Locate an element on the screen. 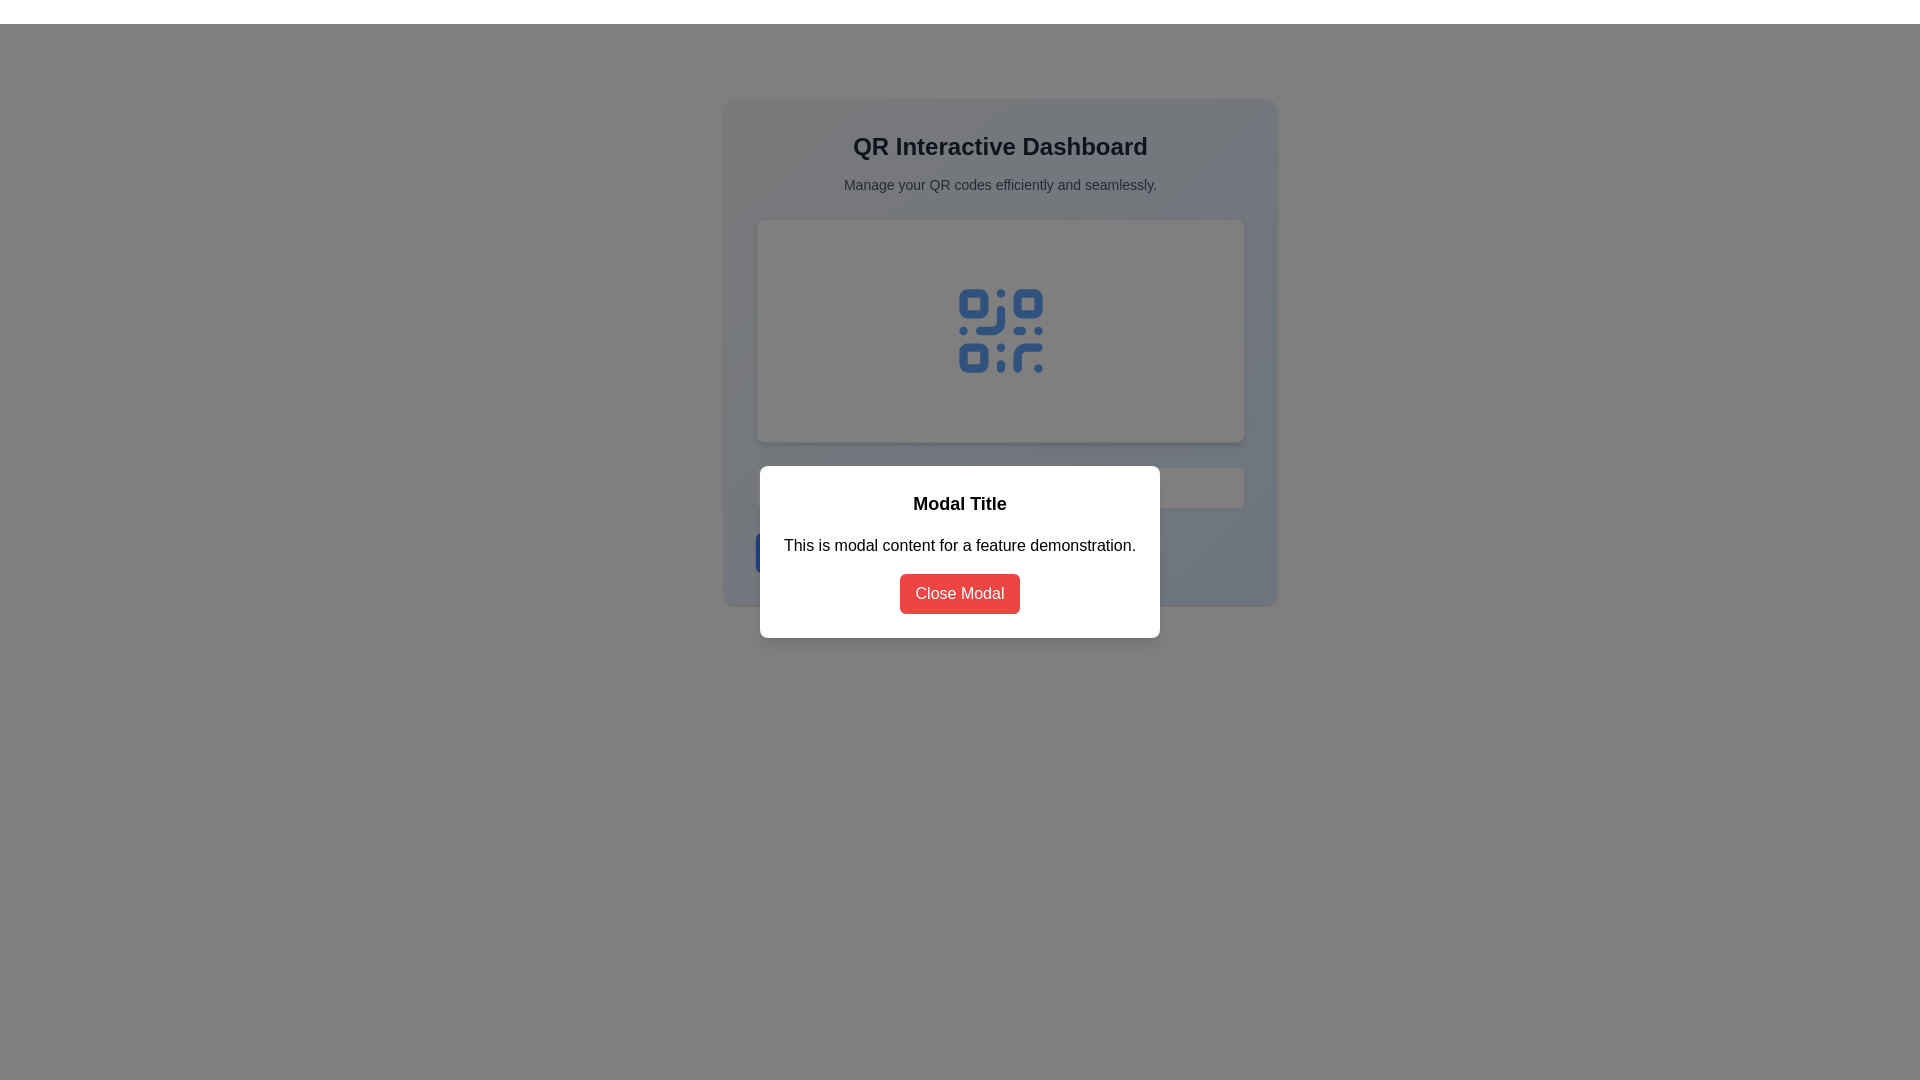 This screenshot has height=1080, width=1920. the heading text element that signifies the main topic or theme of the modal dialog, positioned above the subtitle 'Manage your QR codes efficiently and seamlessly.' is located at coordinates (1000, 145).